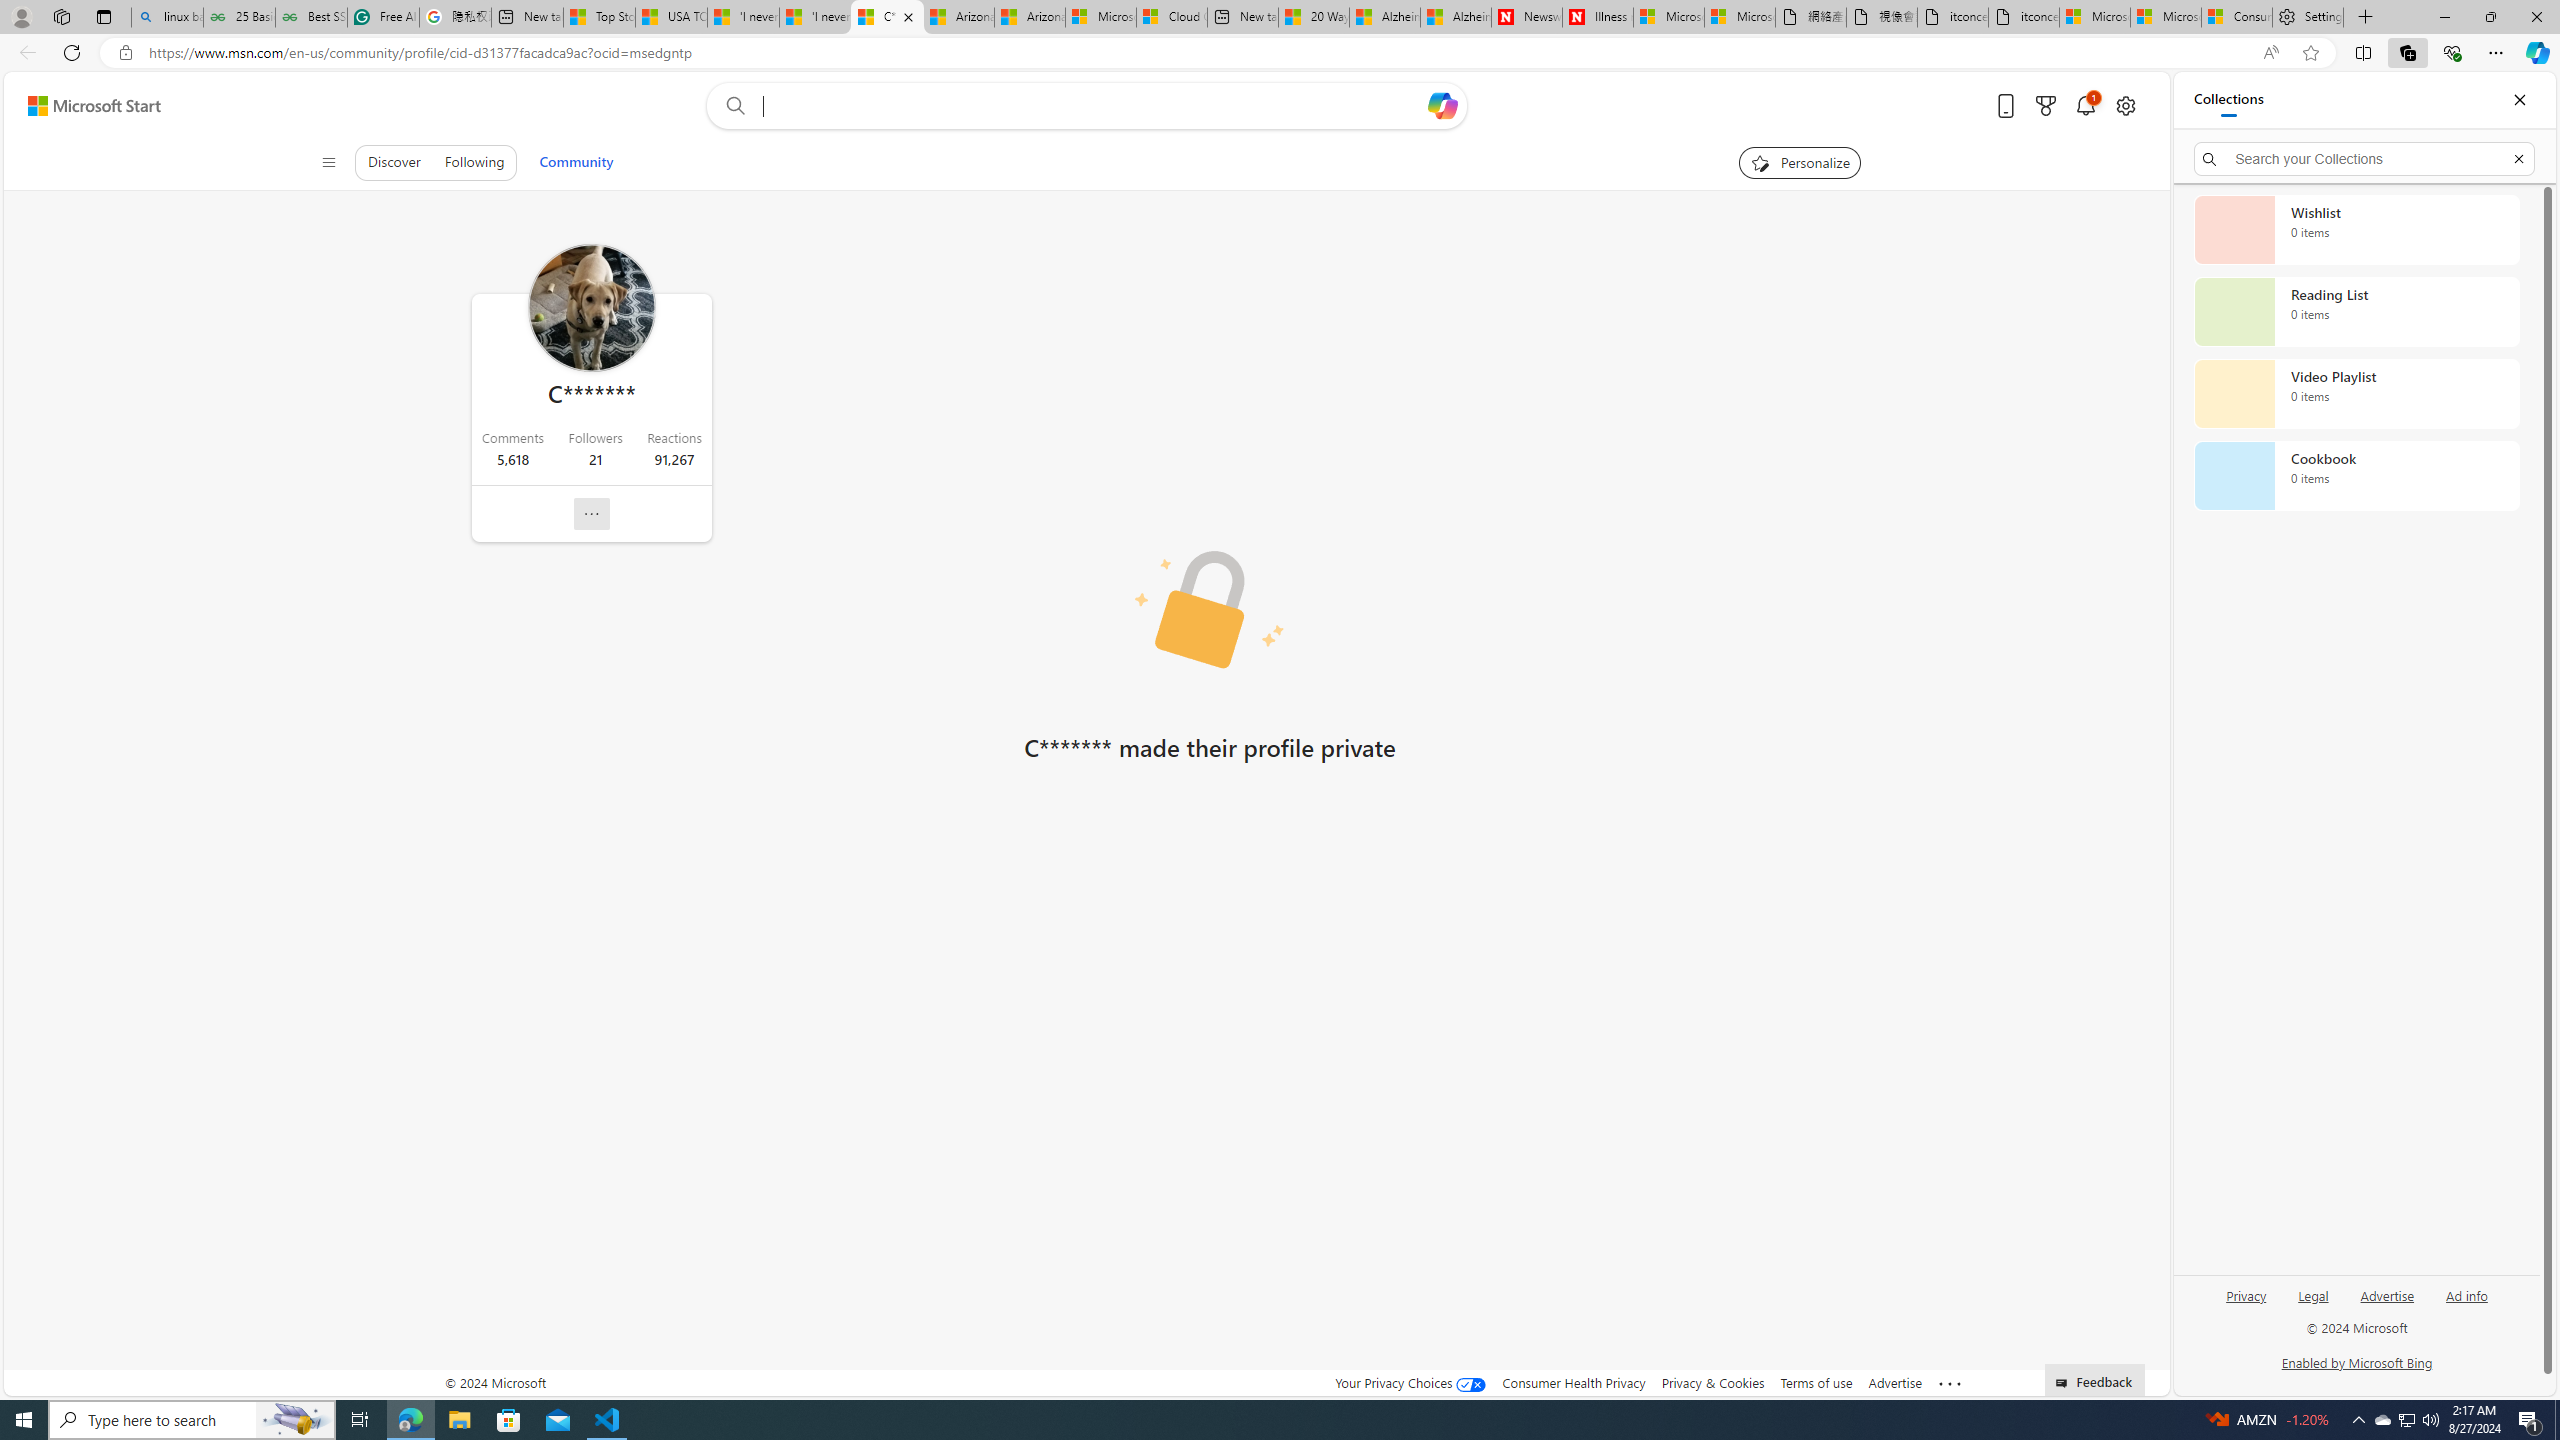 This screenshot has width=2560, height=1440. Describe the element at coordinates (591, 513) in the screenshot. I see `'Report profile'` at that location.